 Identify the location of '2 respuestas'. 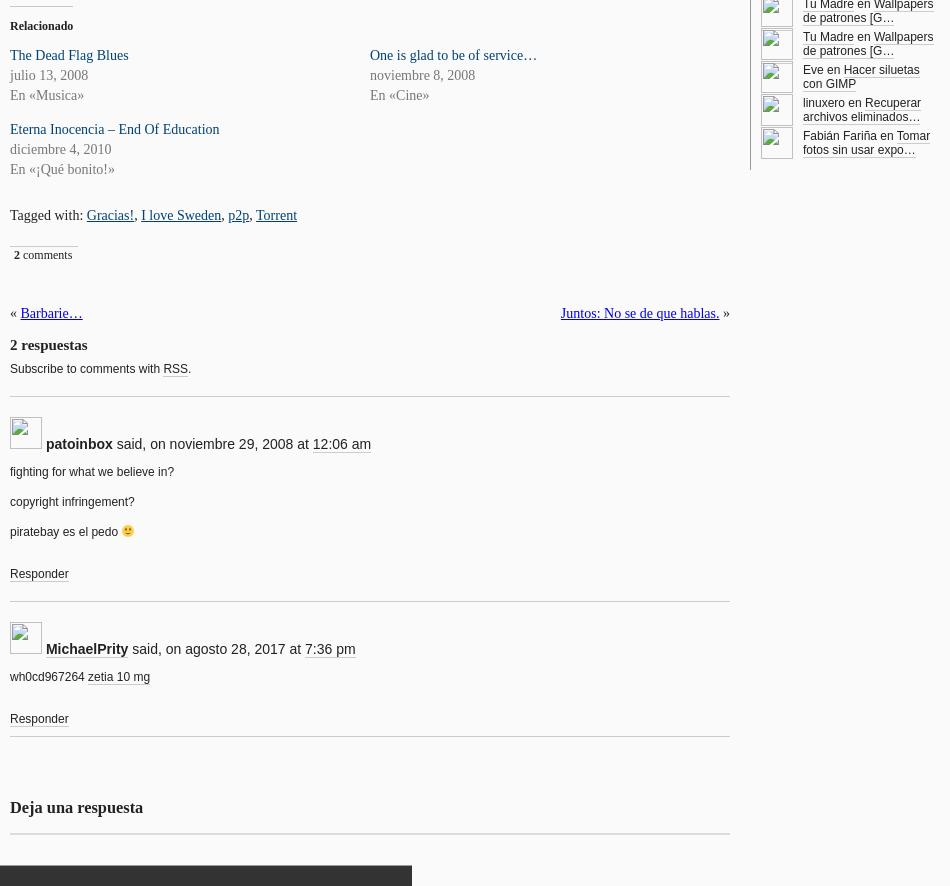
(48, 344).